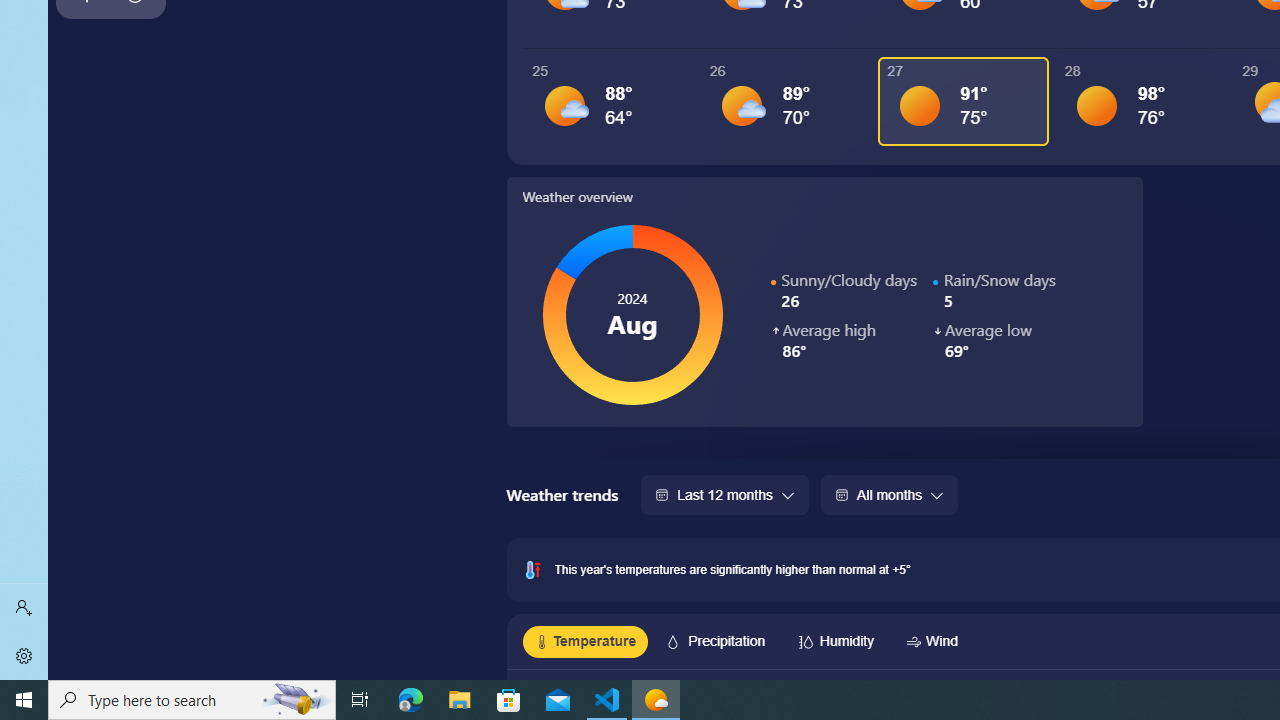 The image size is (1280, 720). What do you see at coordinates (359, 698) in the screenshot?
I see `'Task View'` at bounding box center [359, 698].